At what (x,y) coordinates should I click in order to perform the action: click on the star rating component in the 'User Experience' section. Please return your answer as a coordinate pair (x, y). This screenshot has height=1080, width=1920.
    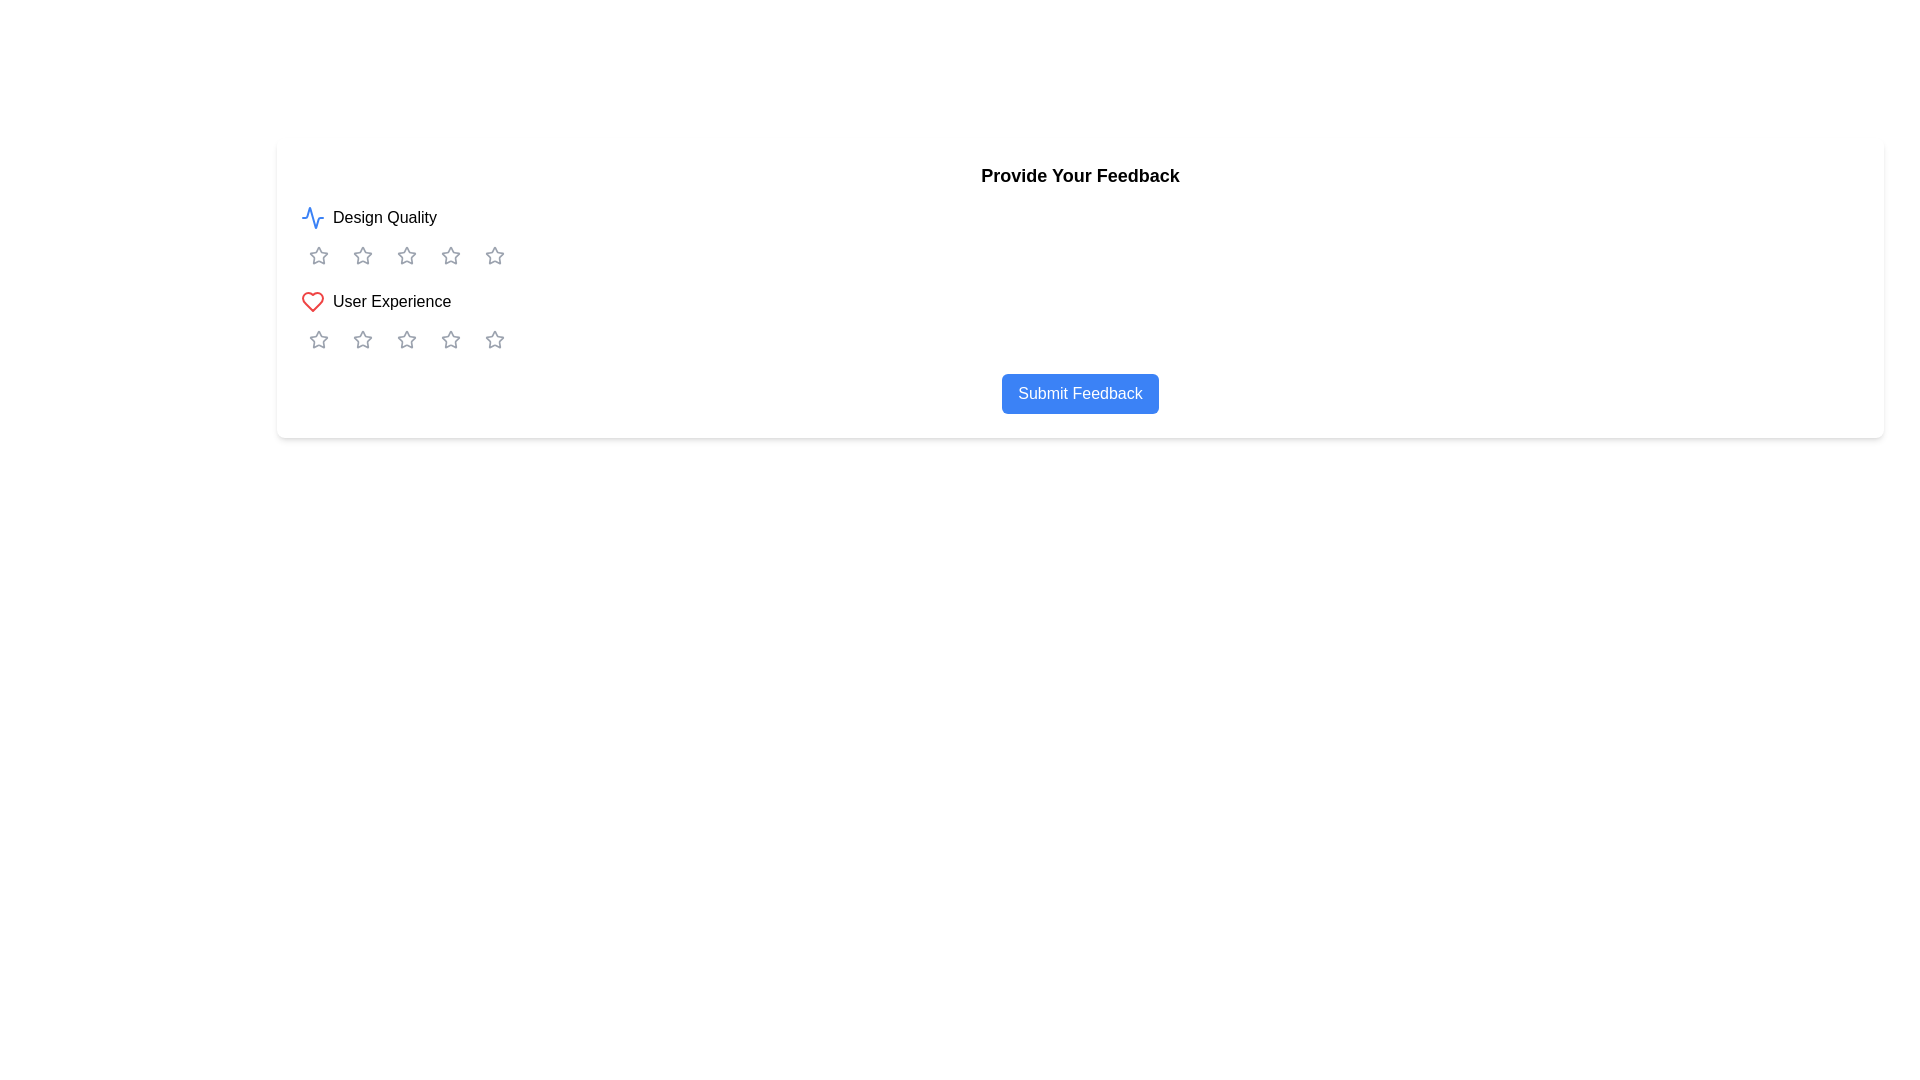
    Looking at the image, I should click on (1079, 338).